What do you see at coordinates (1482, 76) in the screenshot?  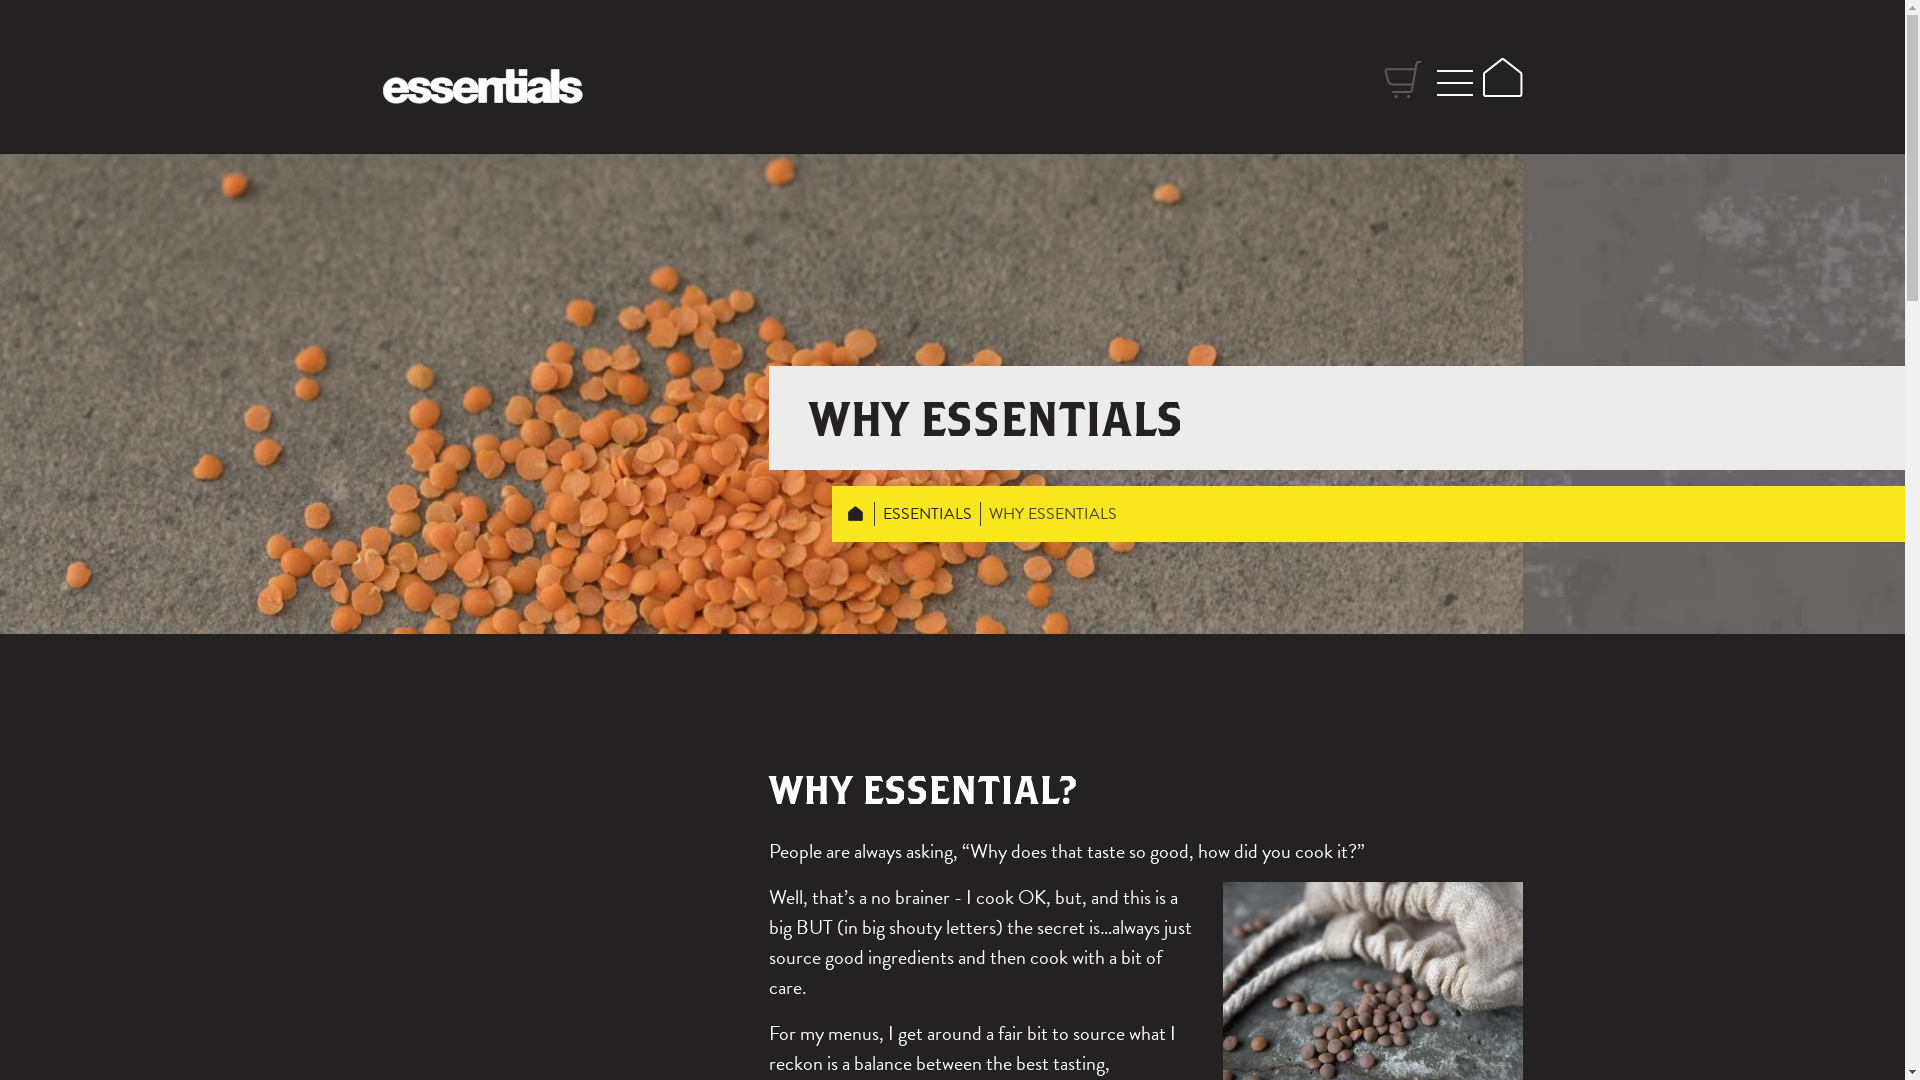 I see `'Home'` at bounding box center [1482, 76].